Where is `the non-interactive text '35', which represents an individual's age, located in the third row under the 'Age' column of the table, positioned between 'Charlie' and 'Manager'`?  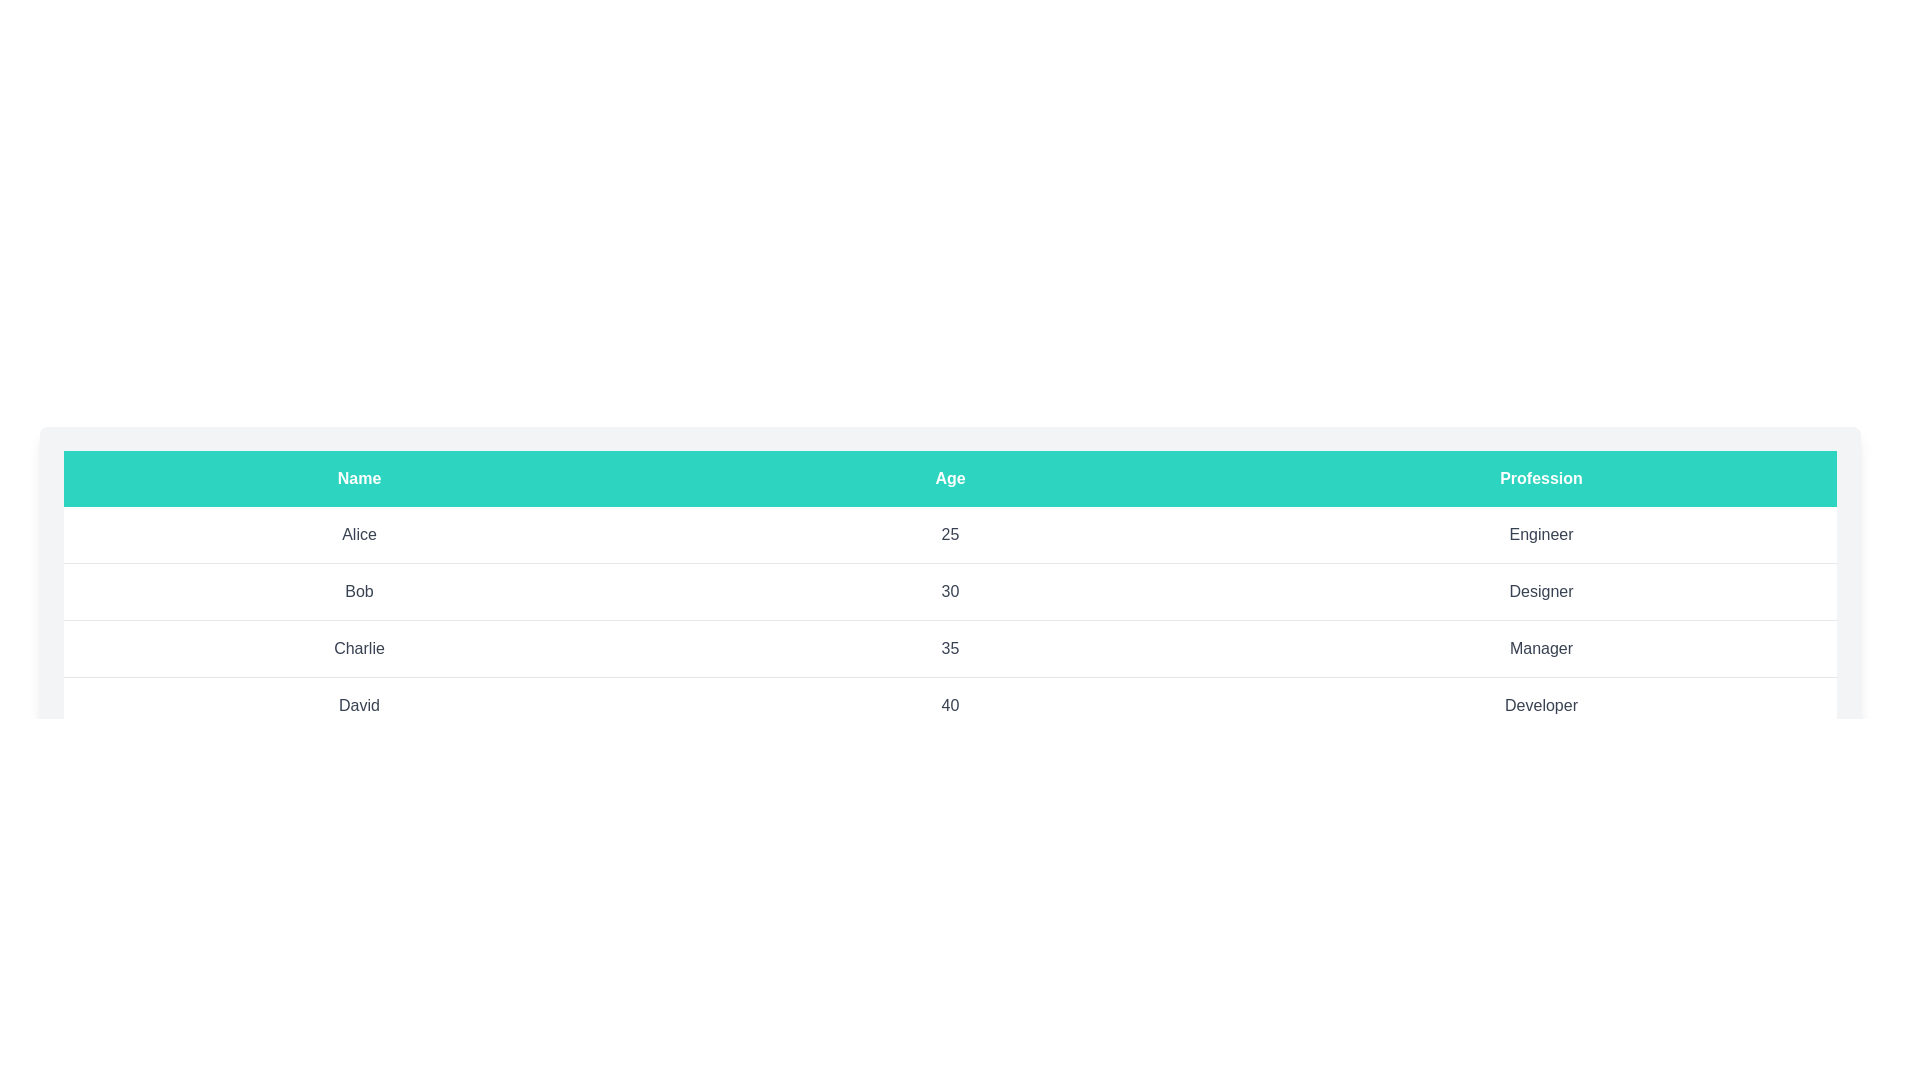
the non-interactive text '35', which represents an individual's age, located in the third row under the 'Age' column of the table, positioned between 'Charlie' and 'Manager' is located at coordinates (949, 648).